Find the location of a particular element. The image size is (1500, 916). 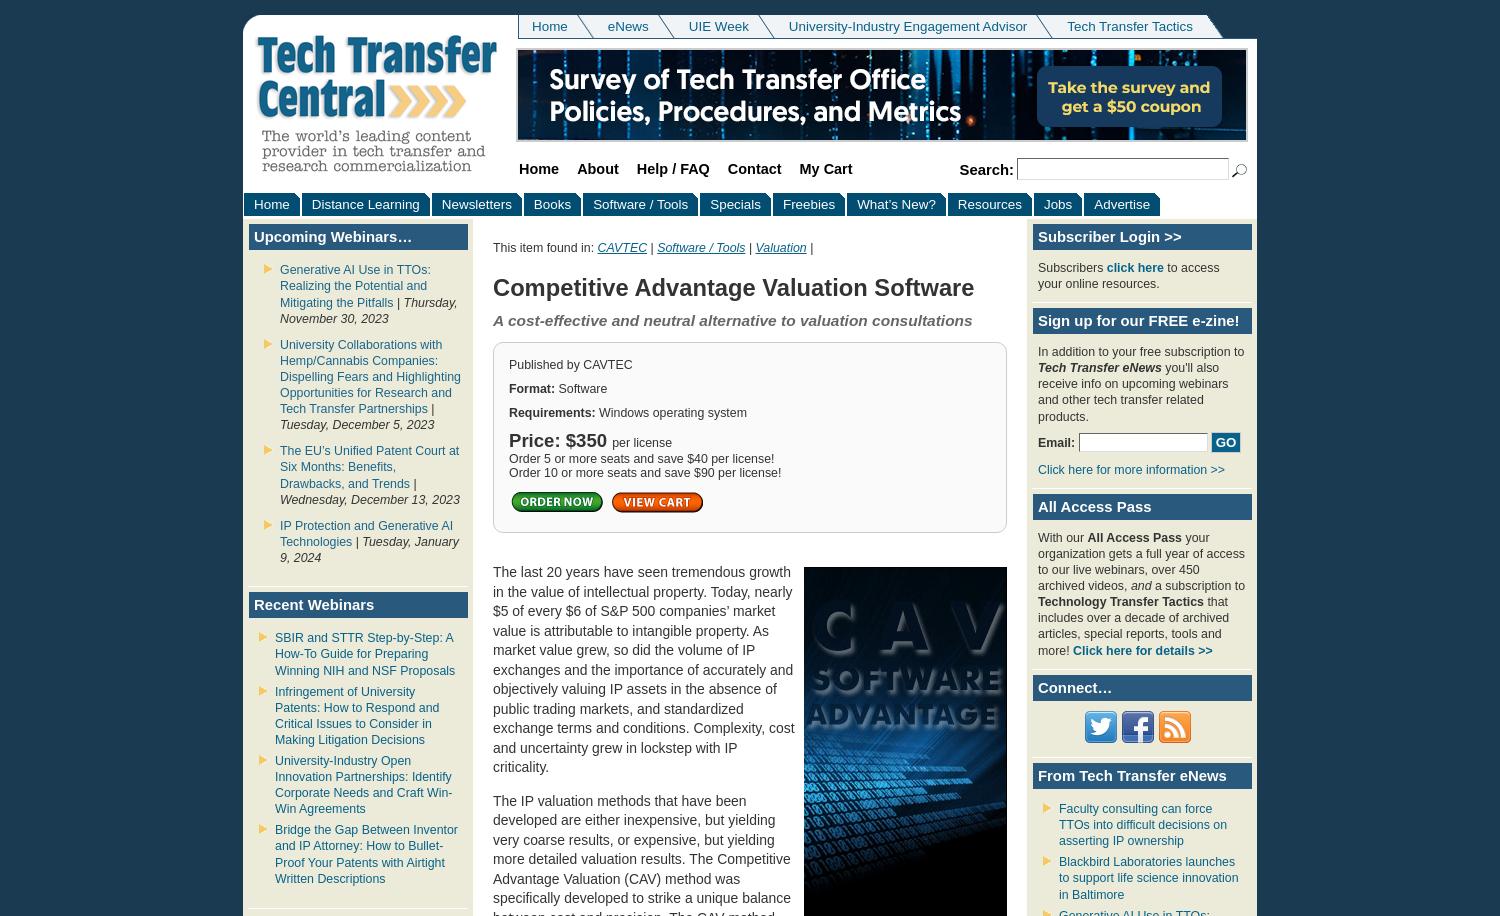

'A cost-effective and neutral alternative to valuation consultations' is located at coordinates (731, 319).